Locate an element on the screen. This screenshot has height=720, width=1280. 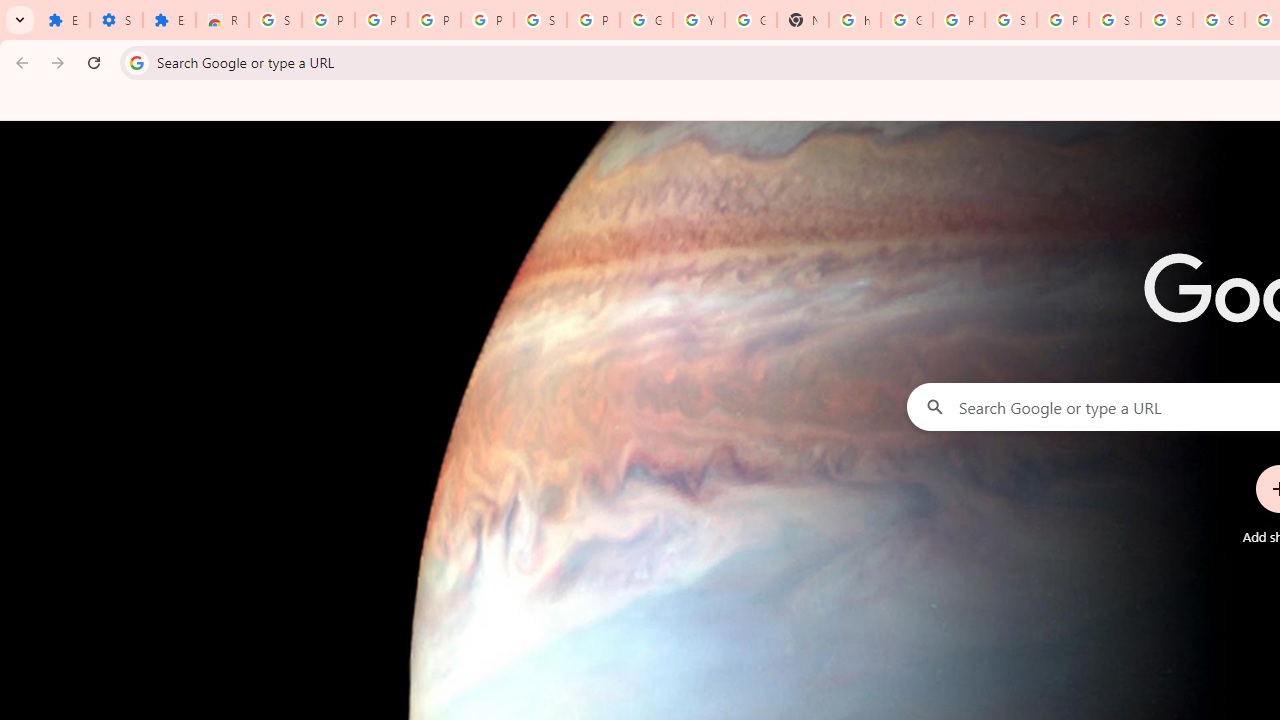
'Sign in - Google Accounts' is located at coordinates (1113, 20).